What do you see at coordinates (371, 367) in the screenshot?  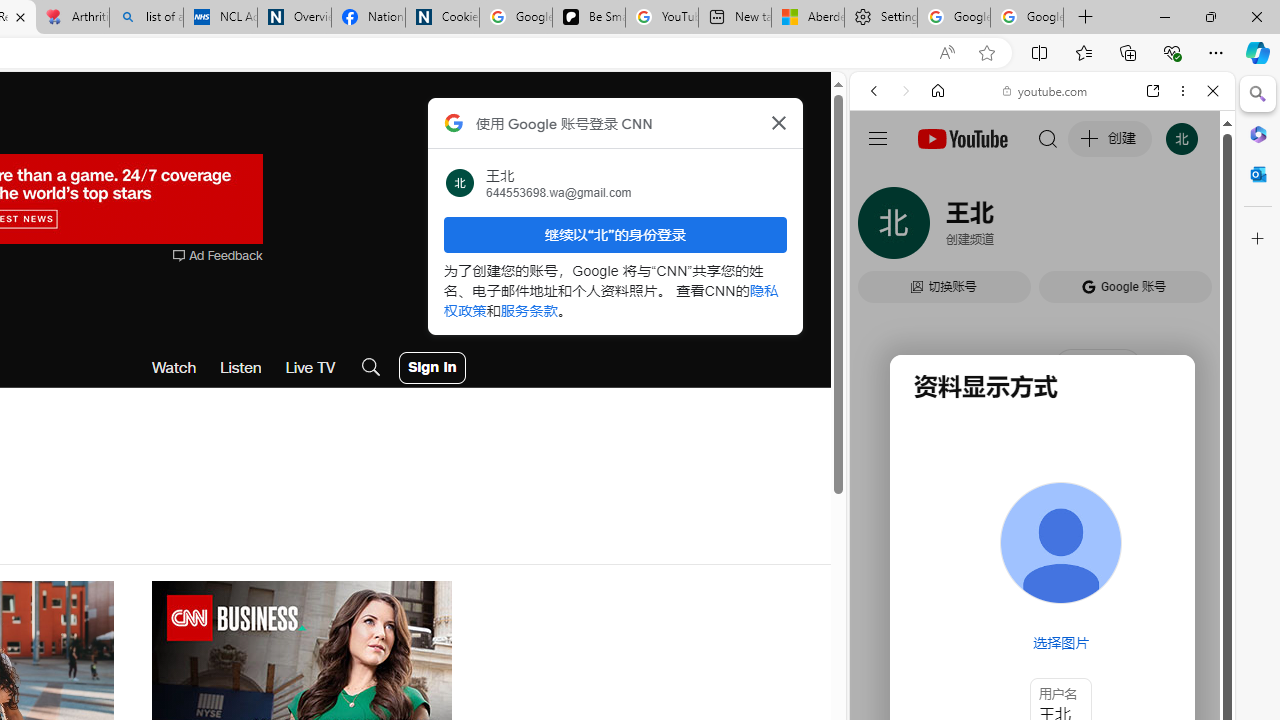 I see `'Search Icon'` at bounding box center [371, 367].